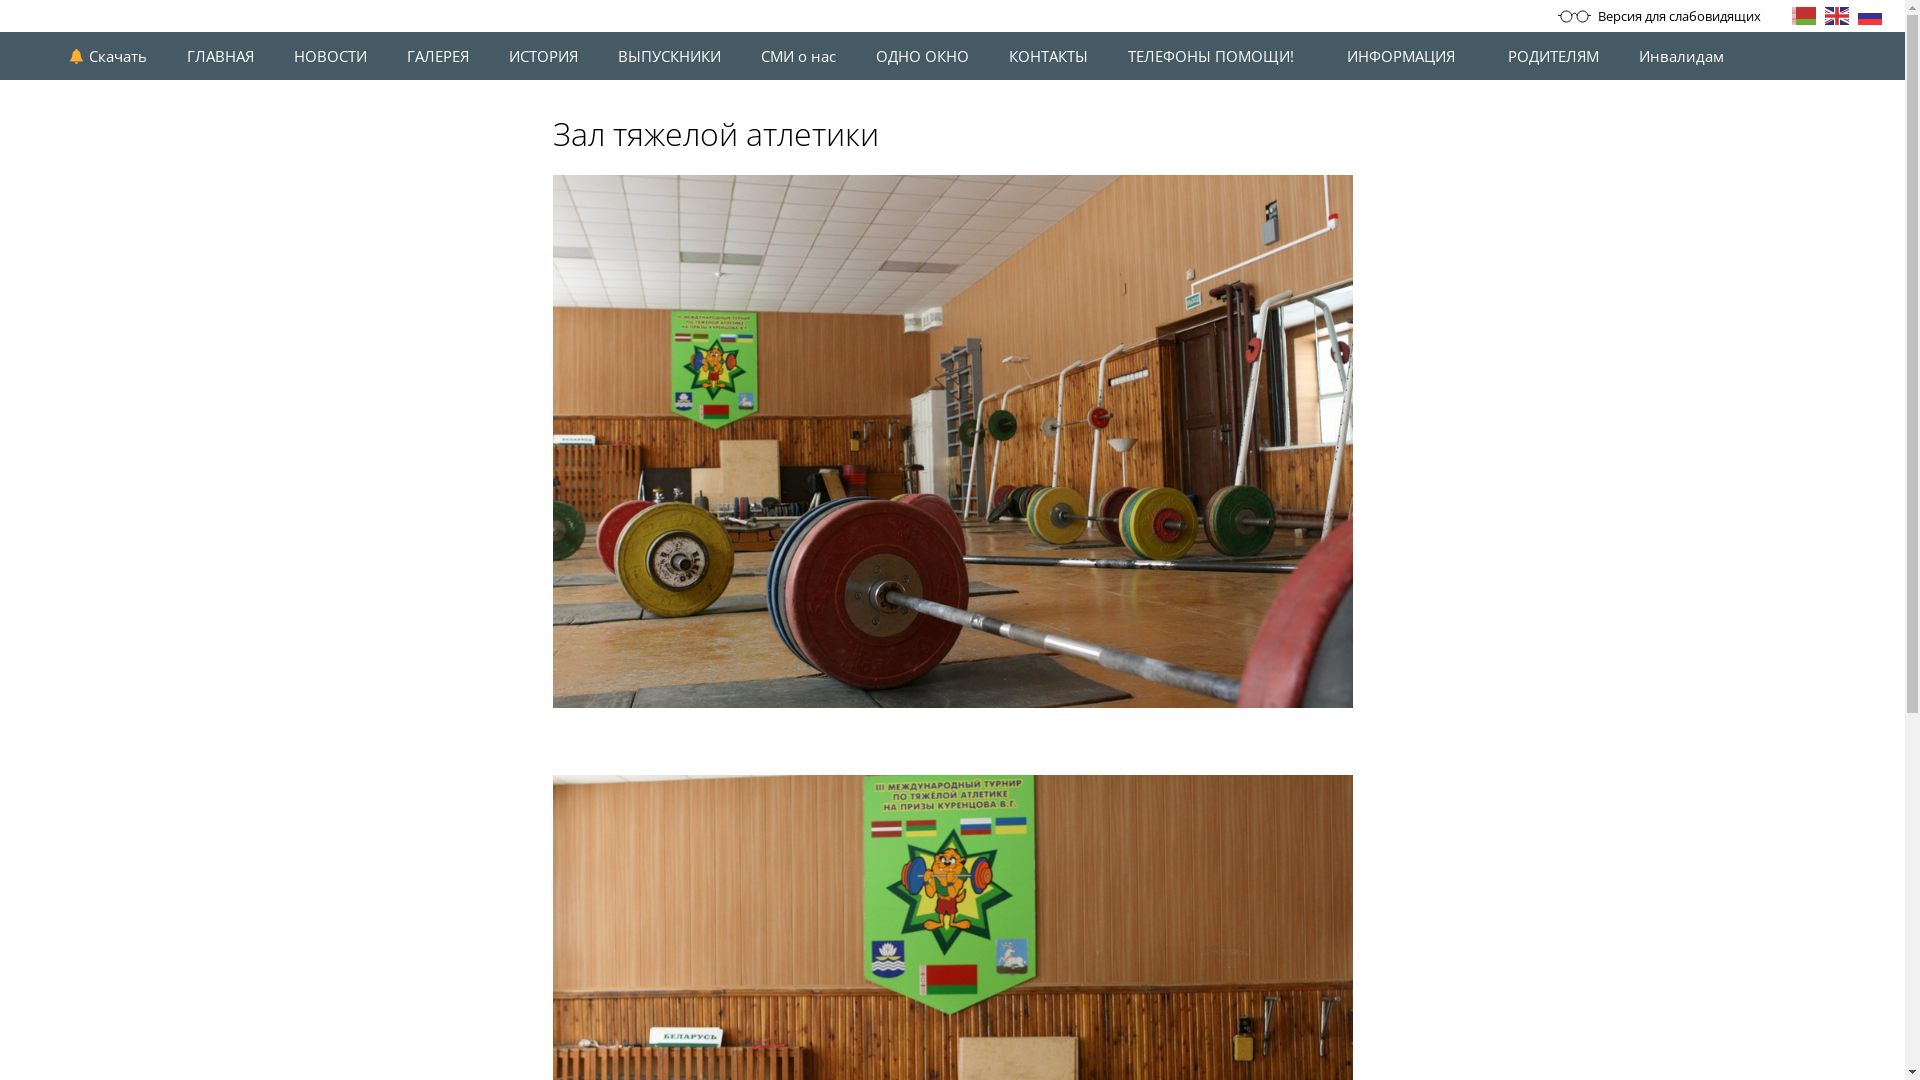 The width and height of the screenshot is (1920, 1080). What do you see at coordinates (1838, 15) in the screenshot?
I see `'English'` at bounding box center [1838, 15].